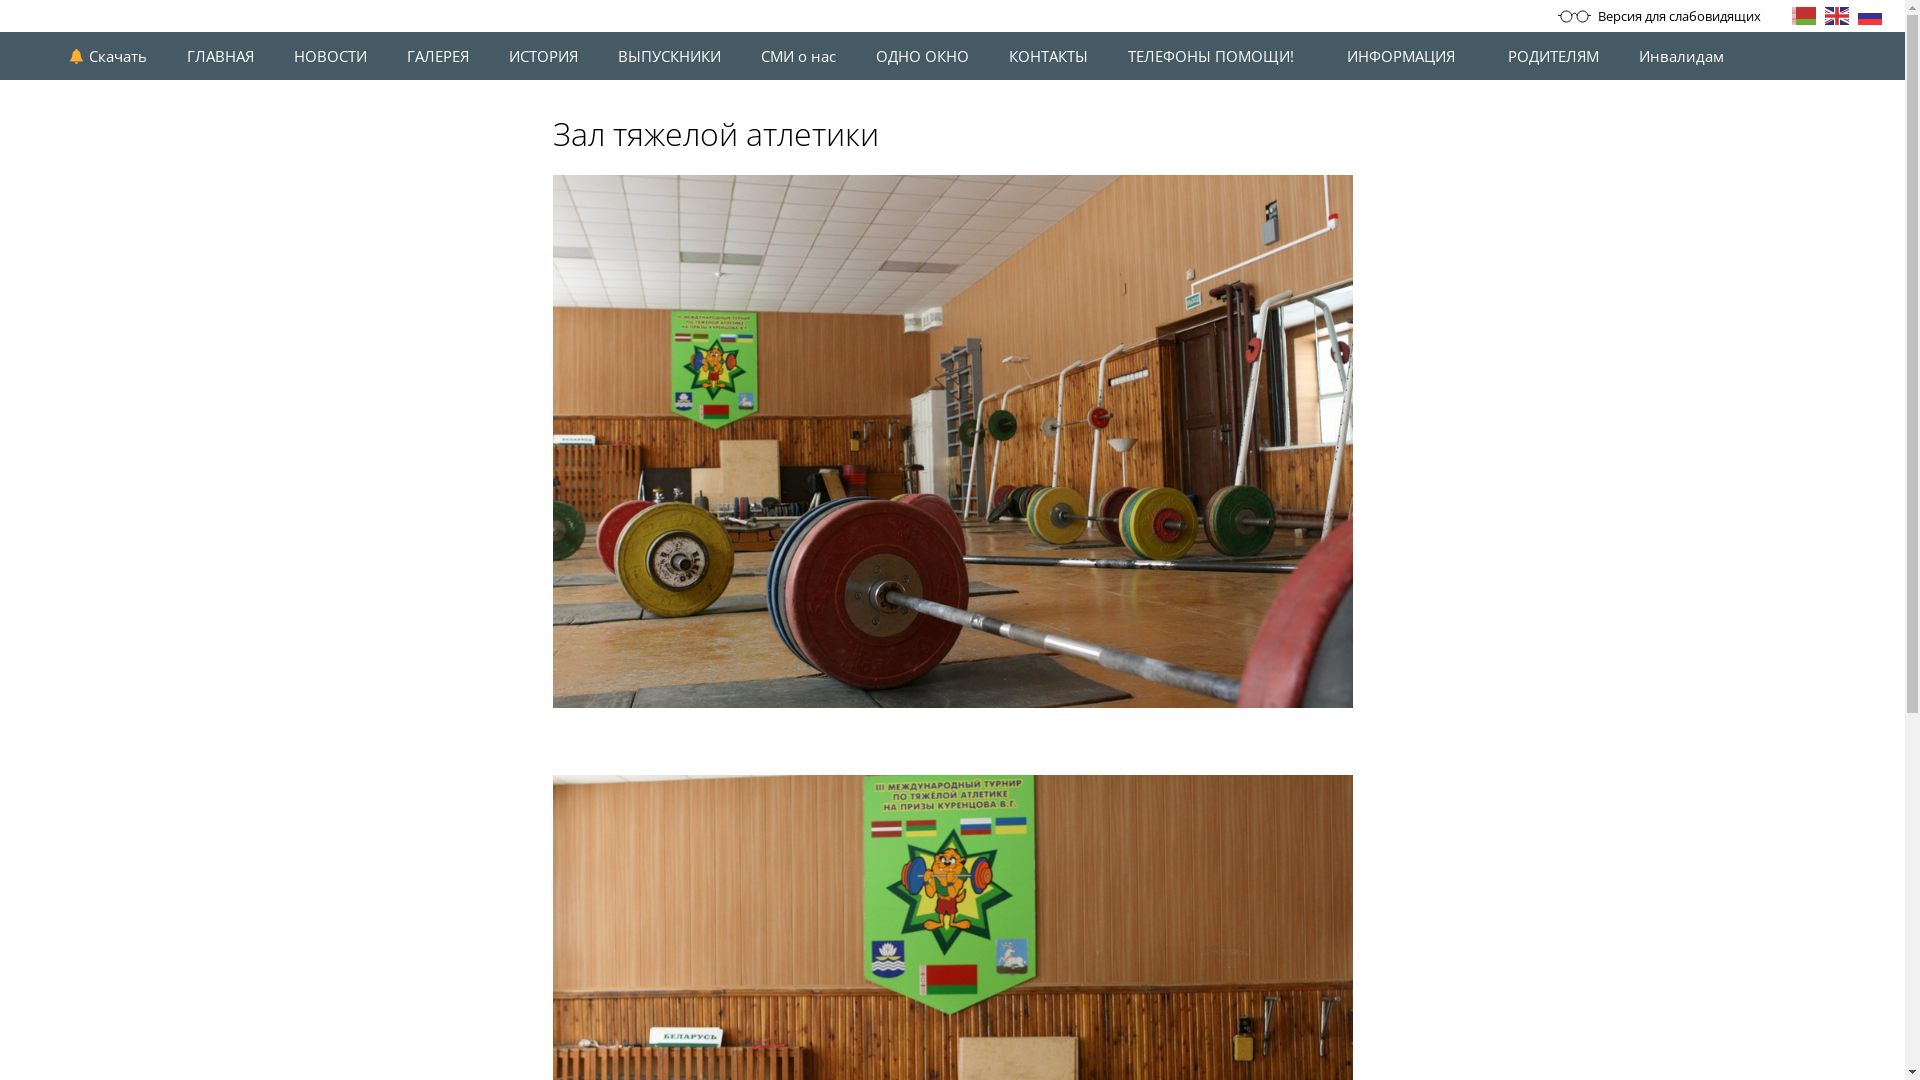 The width and height of the screenshot is (1920, 1080). What do you see at coordinates (1838, 15) in the screenshot?
I see `'English'` at bounding box center [1838, 15].